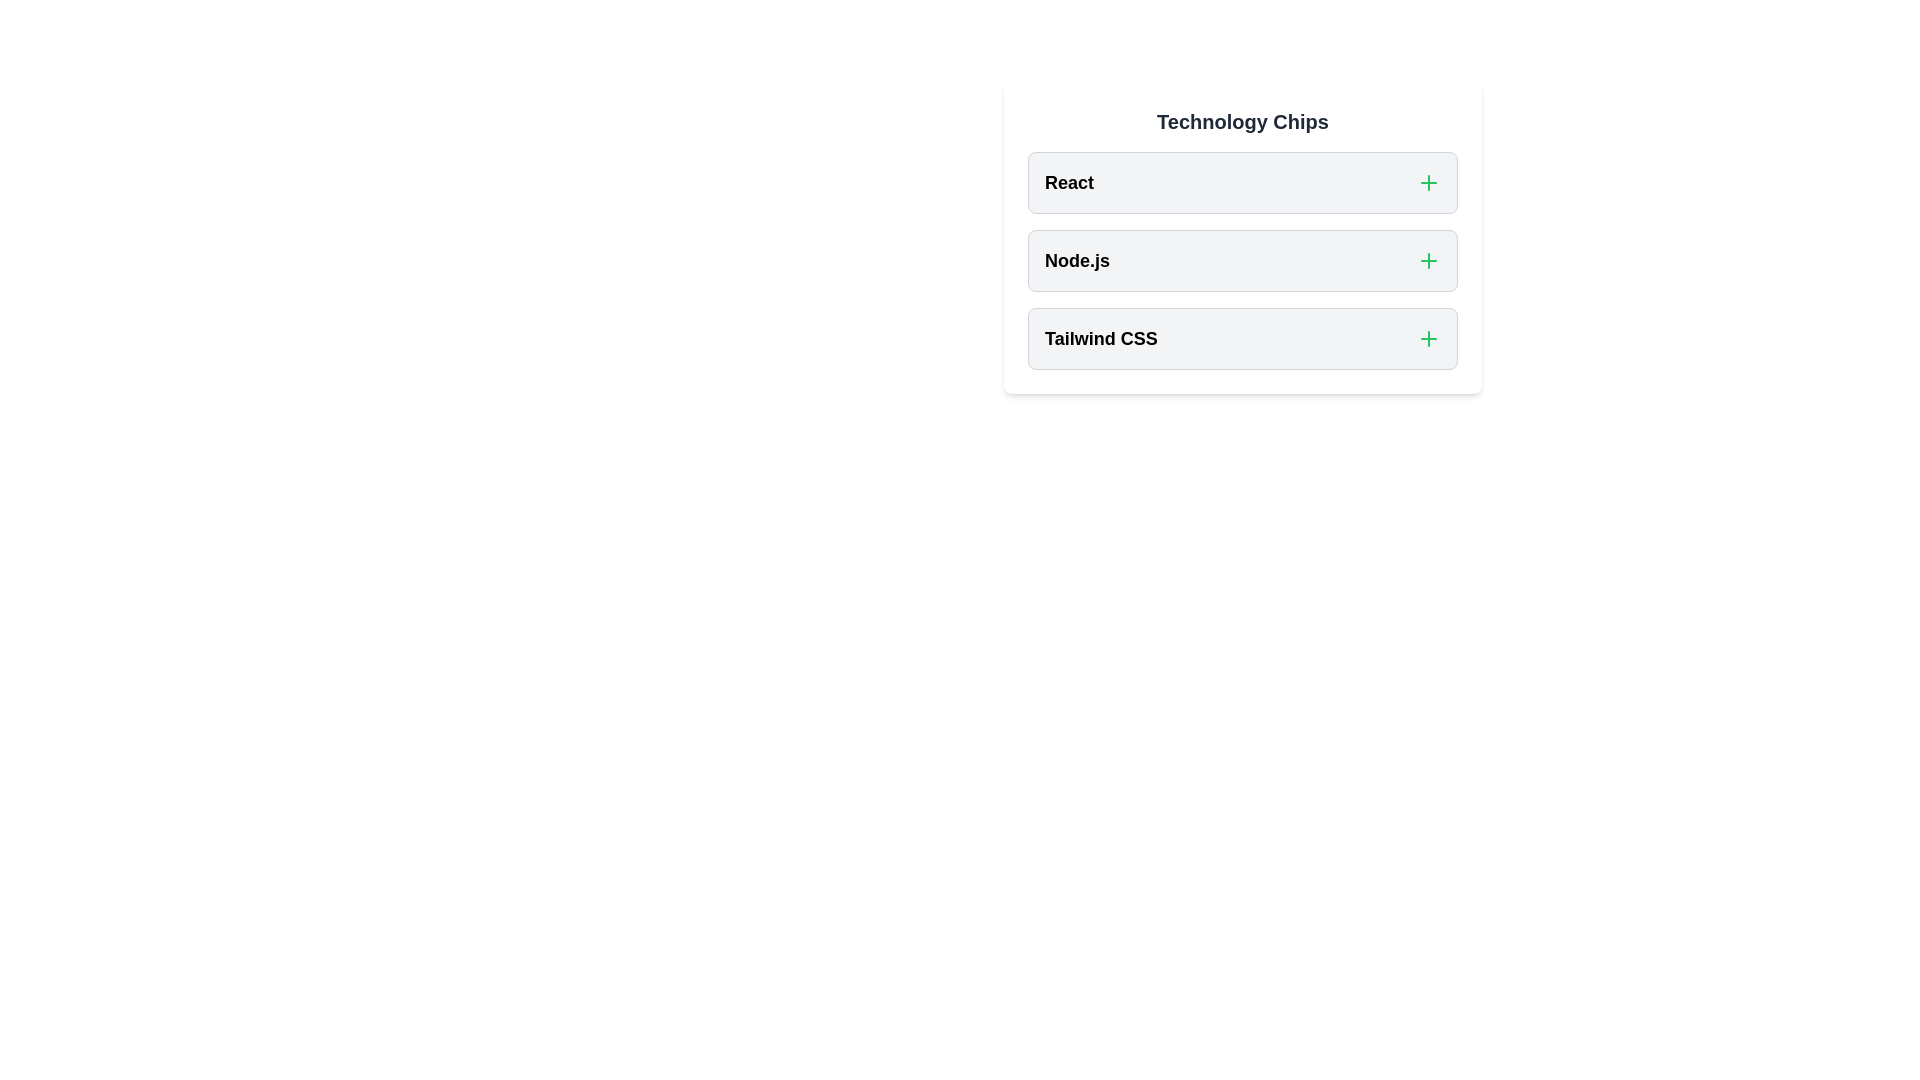  I want to click on '+' button for the chip titled 'React', so click(1428, 182).